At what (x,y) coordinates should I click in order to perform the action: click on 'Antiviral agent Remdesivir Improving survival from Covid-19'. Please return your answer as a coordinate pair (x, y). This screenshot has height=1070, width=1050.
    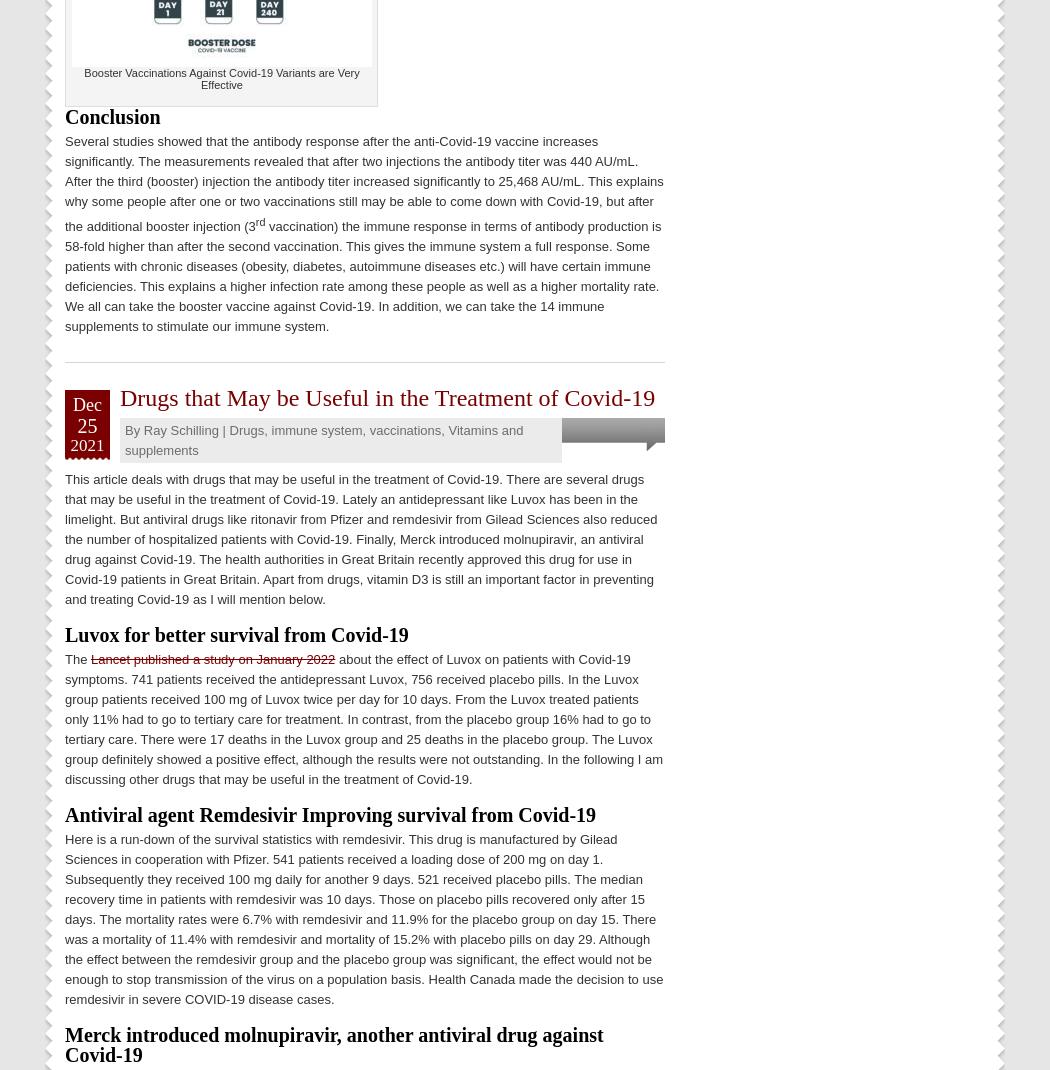
    Looking at the image, I should click on (330, 813).